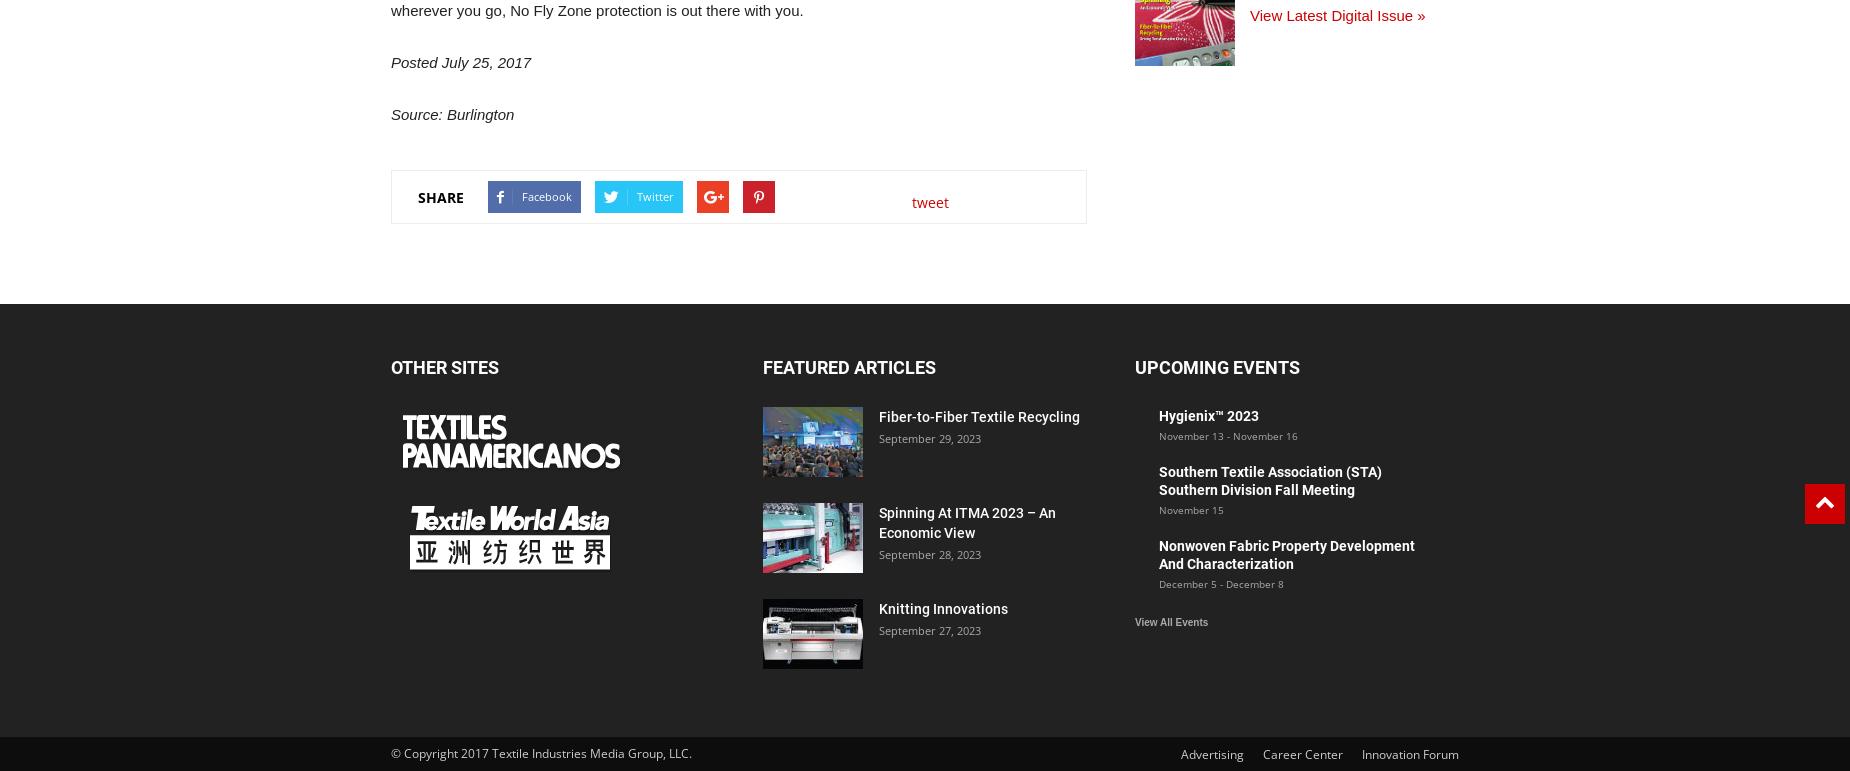 The width and height of the screenshot is (1850, 771). Describe the element at coordinates (849, 367) in the screenshot. I see `'FEATURED ARTICLES'` at that location.